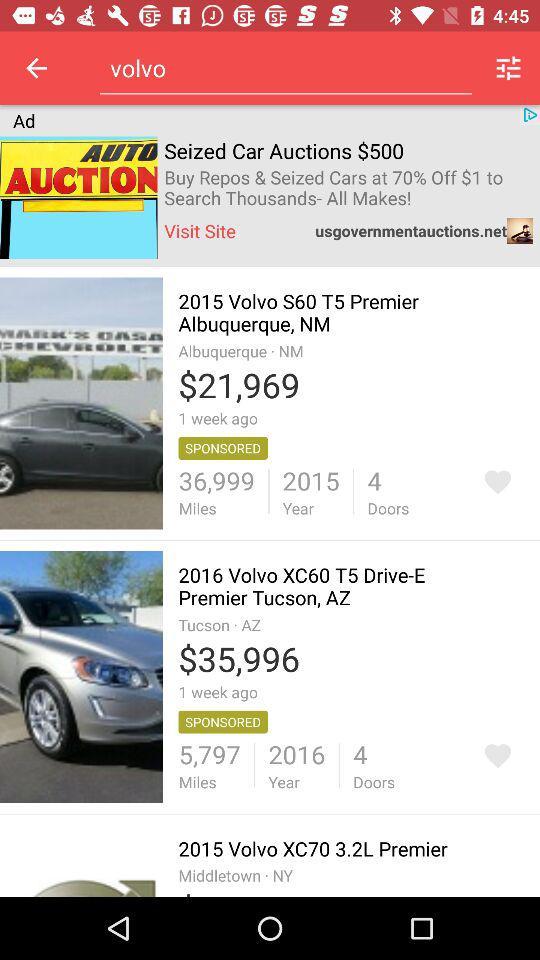 The width and height of the screenshot is (540, 960). What do you see at coordinates (200, 230) in the screenshot?
I see `visit site item` at bounding box center [200, 230].